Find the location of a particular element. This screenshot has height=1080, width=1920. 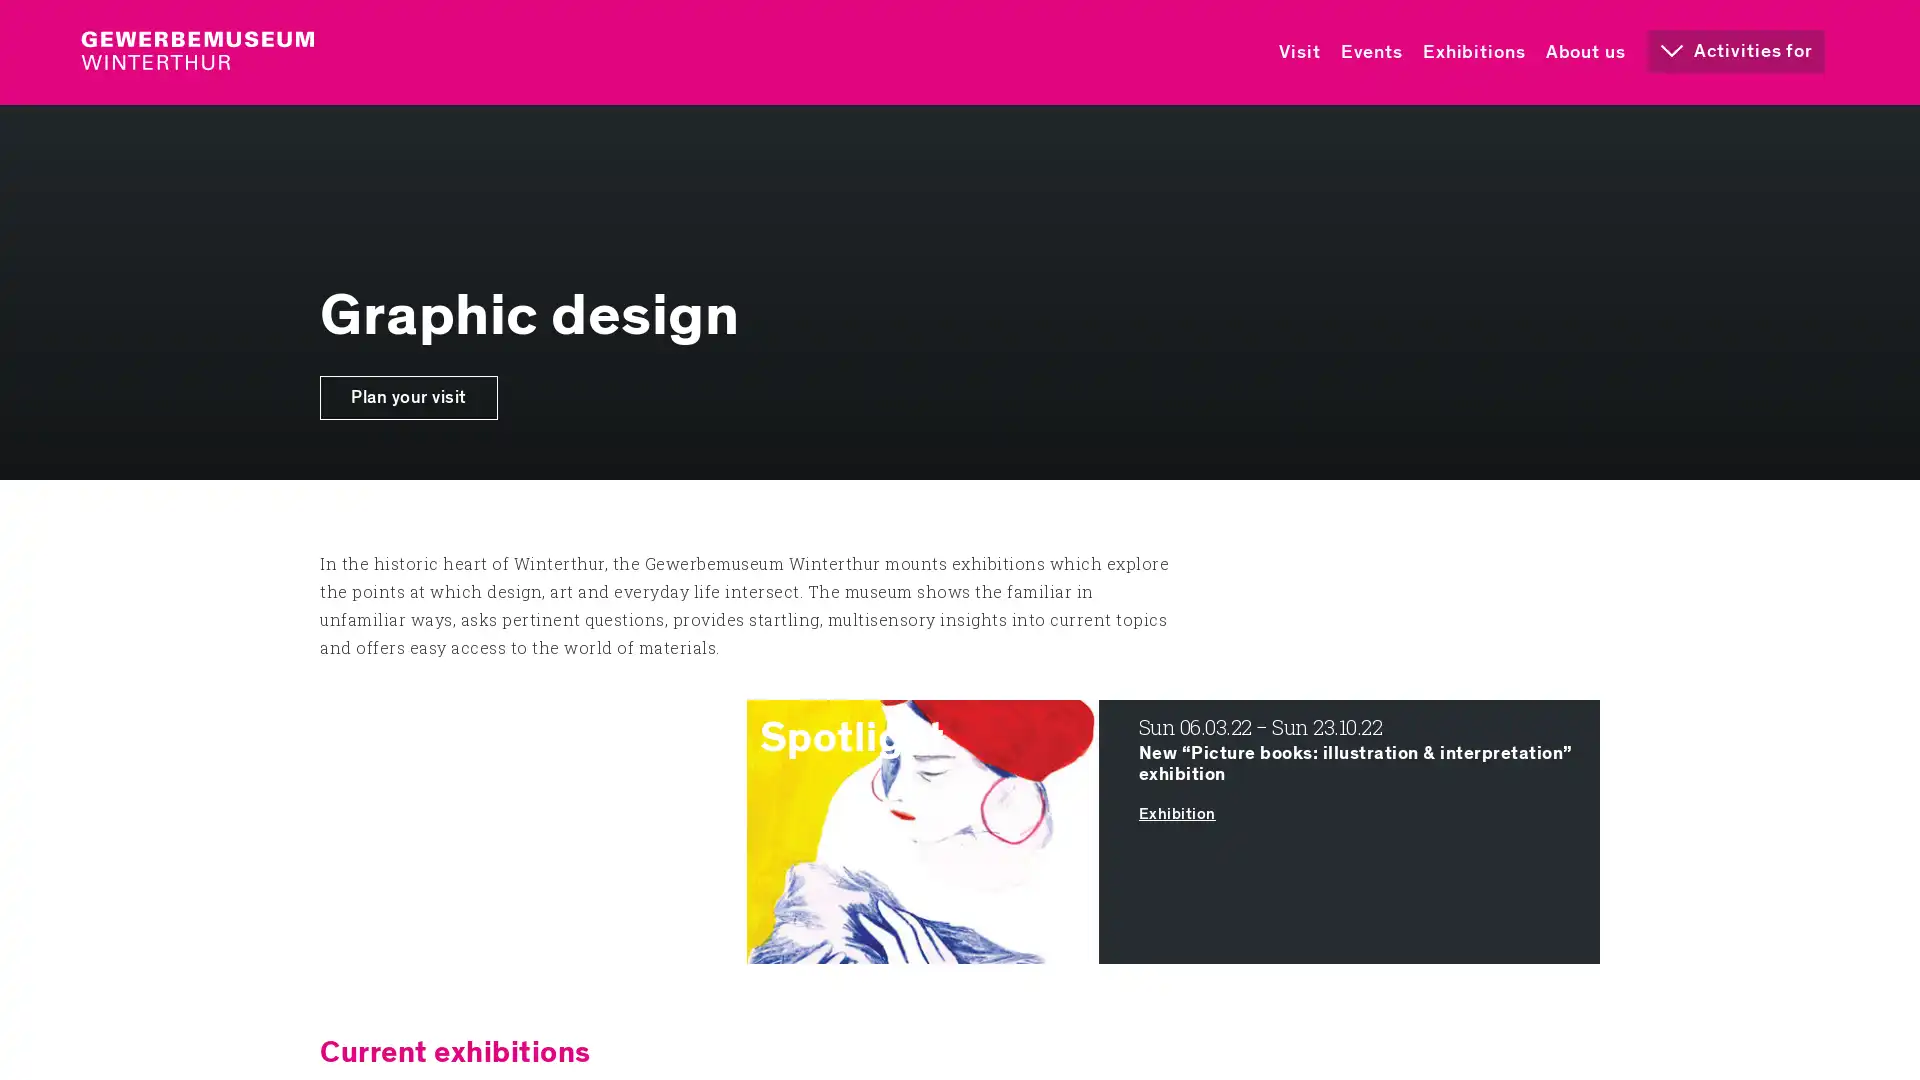

Activities for is located at coordinates (1735, 50).